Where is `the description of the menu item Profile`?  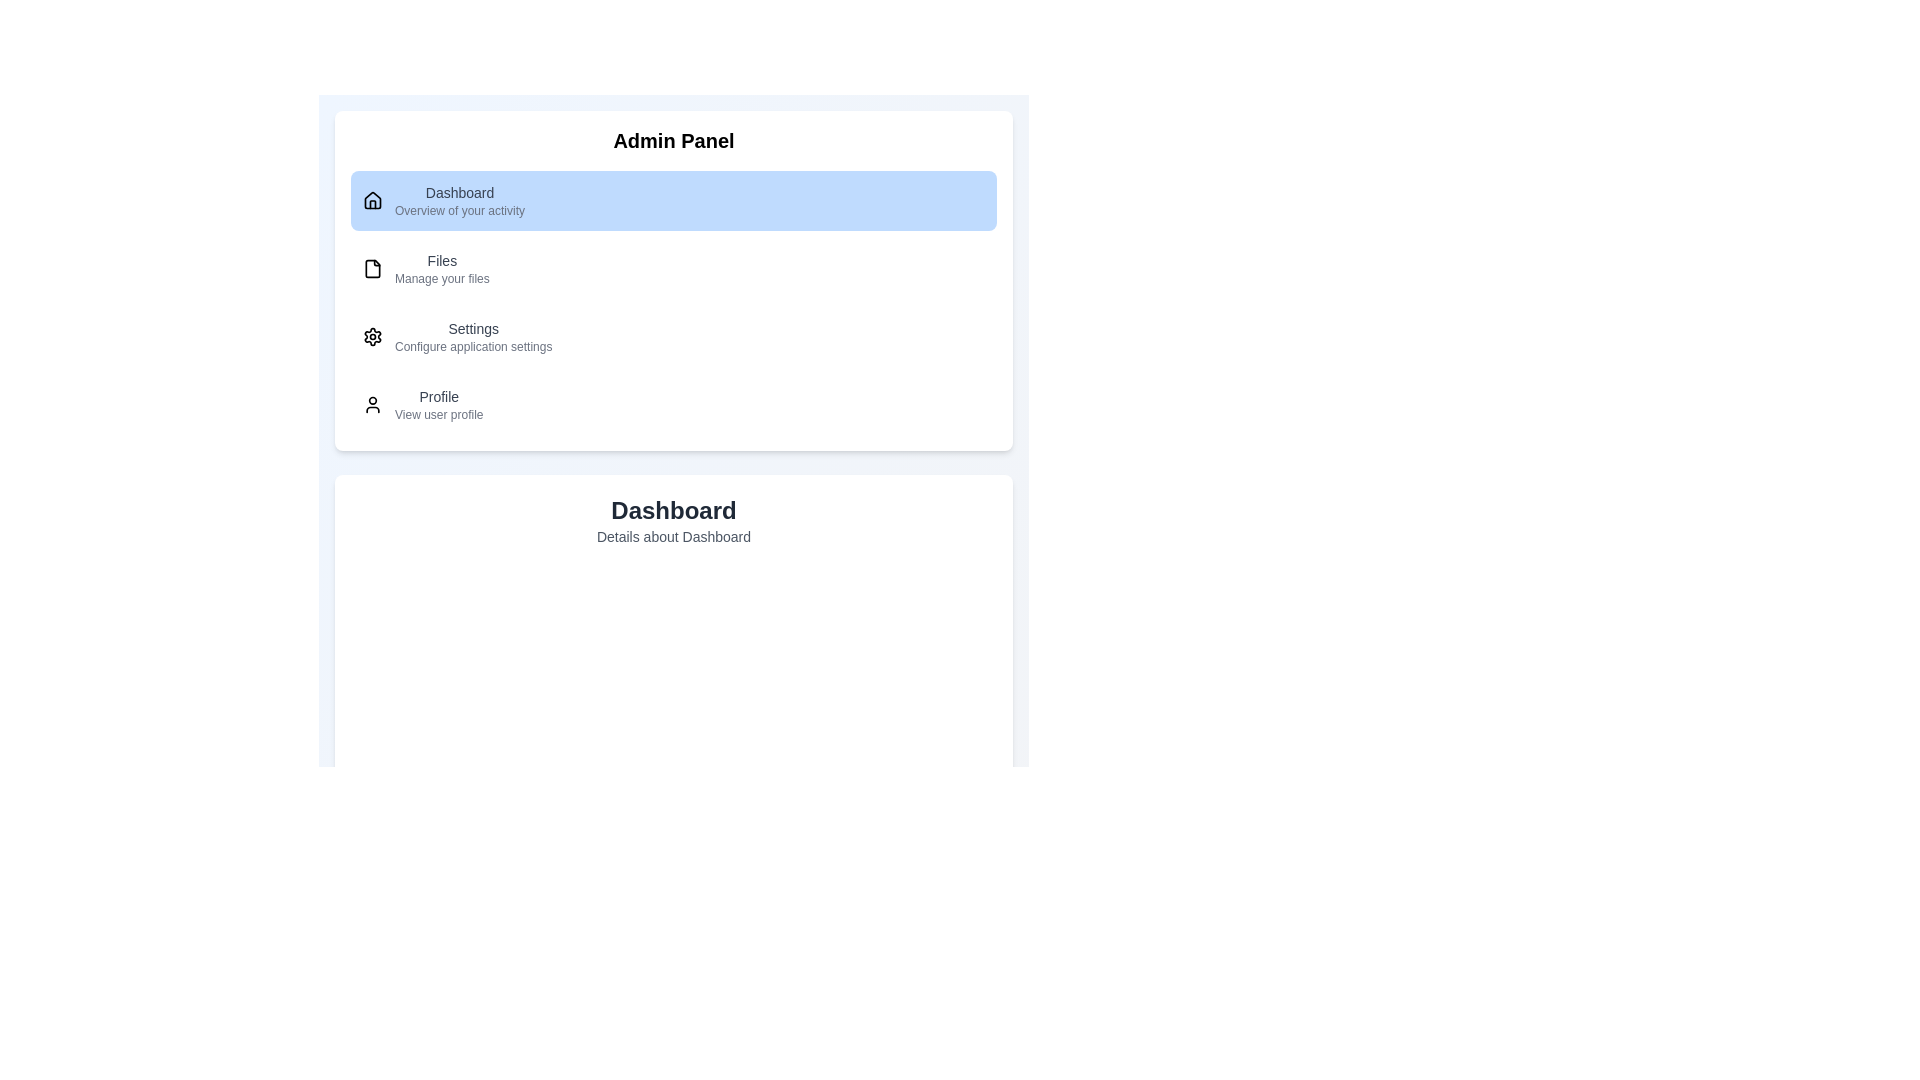 the description of the menu item Profile is located at coordinates (438, 405).